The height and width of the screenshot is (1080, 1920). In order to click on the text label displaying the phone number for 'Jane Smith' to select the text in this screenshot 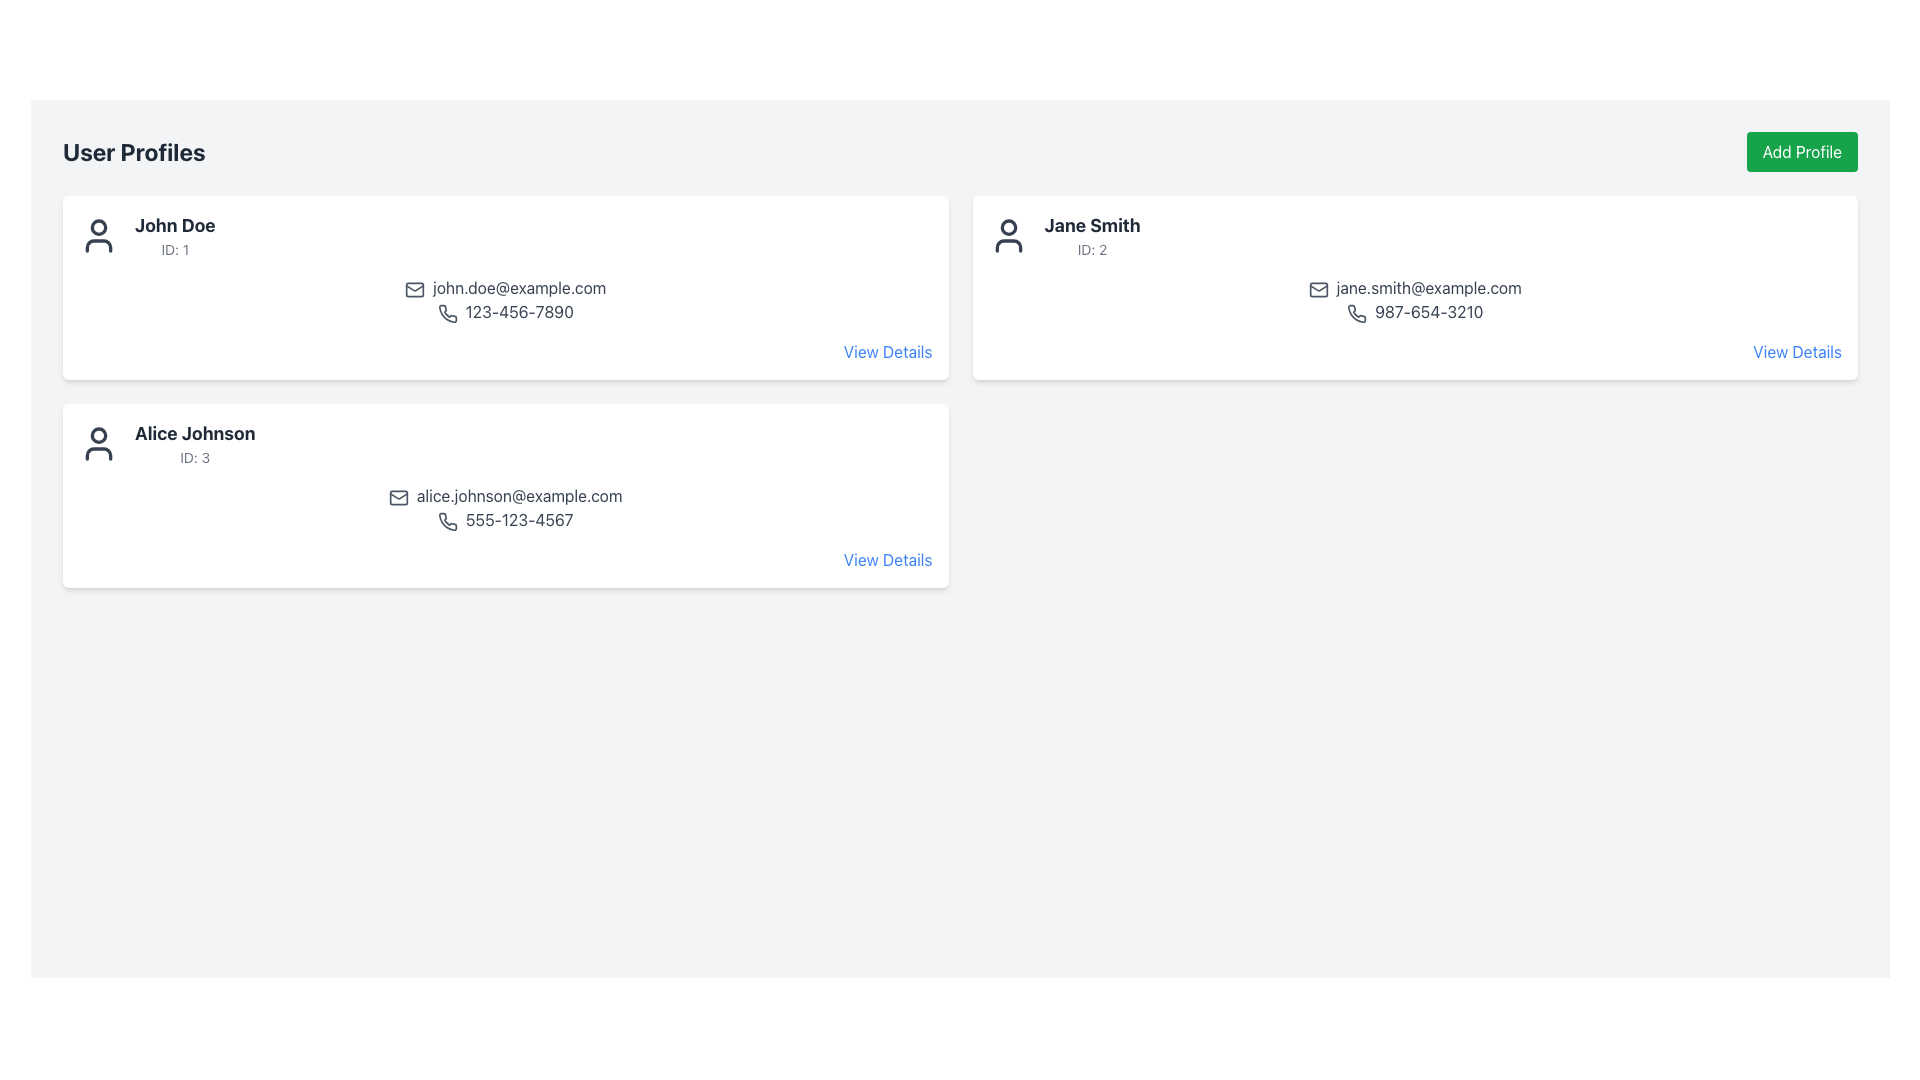, I will do `click(1414, 312)`.